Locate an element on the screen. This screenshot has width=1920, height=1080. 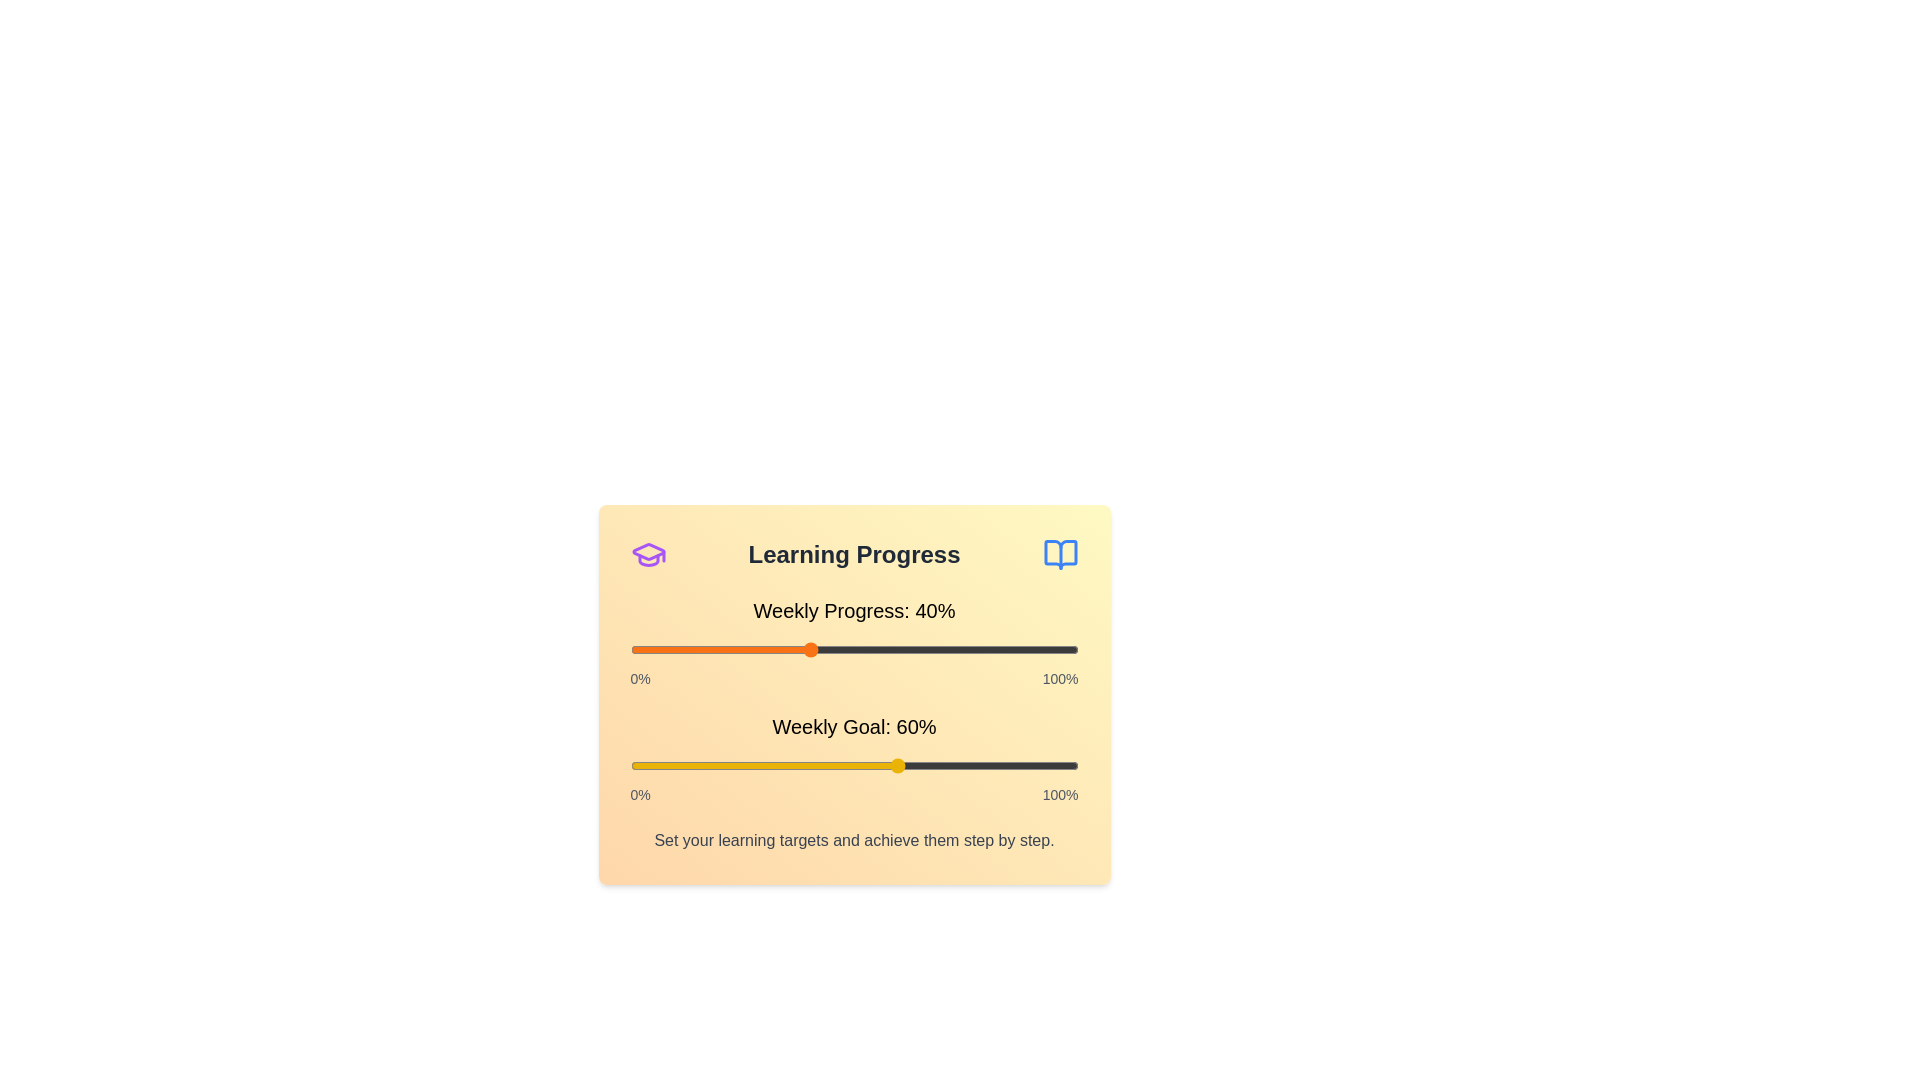
the 'Weekly Goal' slider to 88% is located at coordinates (1024, 765).